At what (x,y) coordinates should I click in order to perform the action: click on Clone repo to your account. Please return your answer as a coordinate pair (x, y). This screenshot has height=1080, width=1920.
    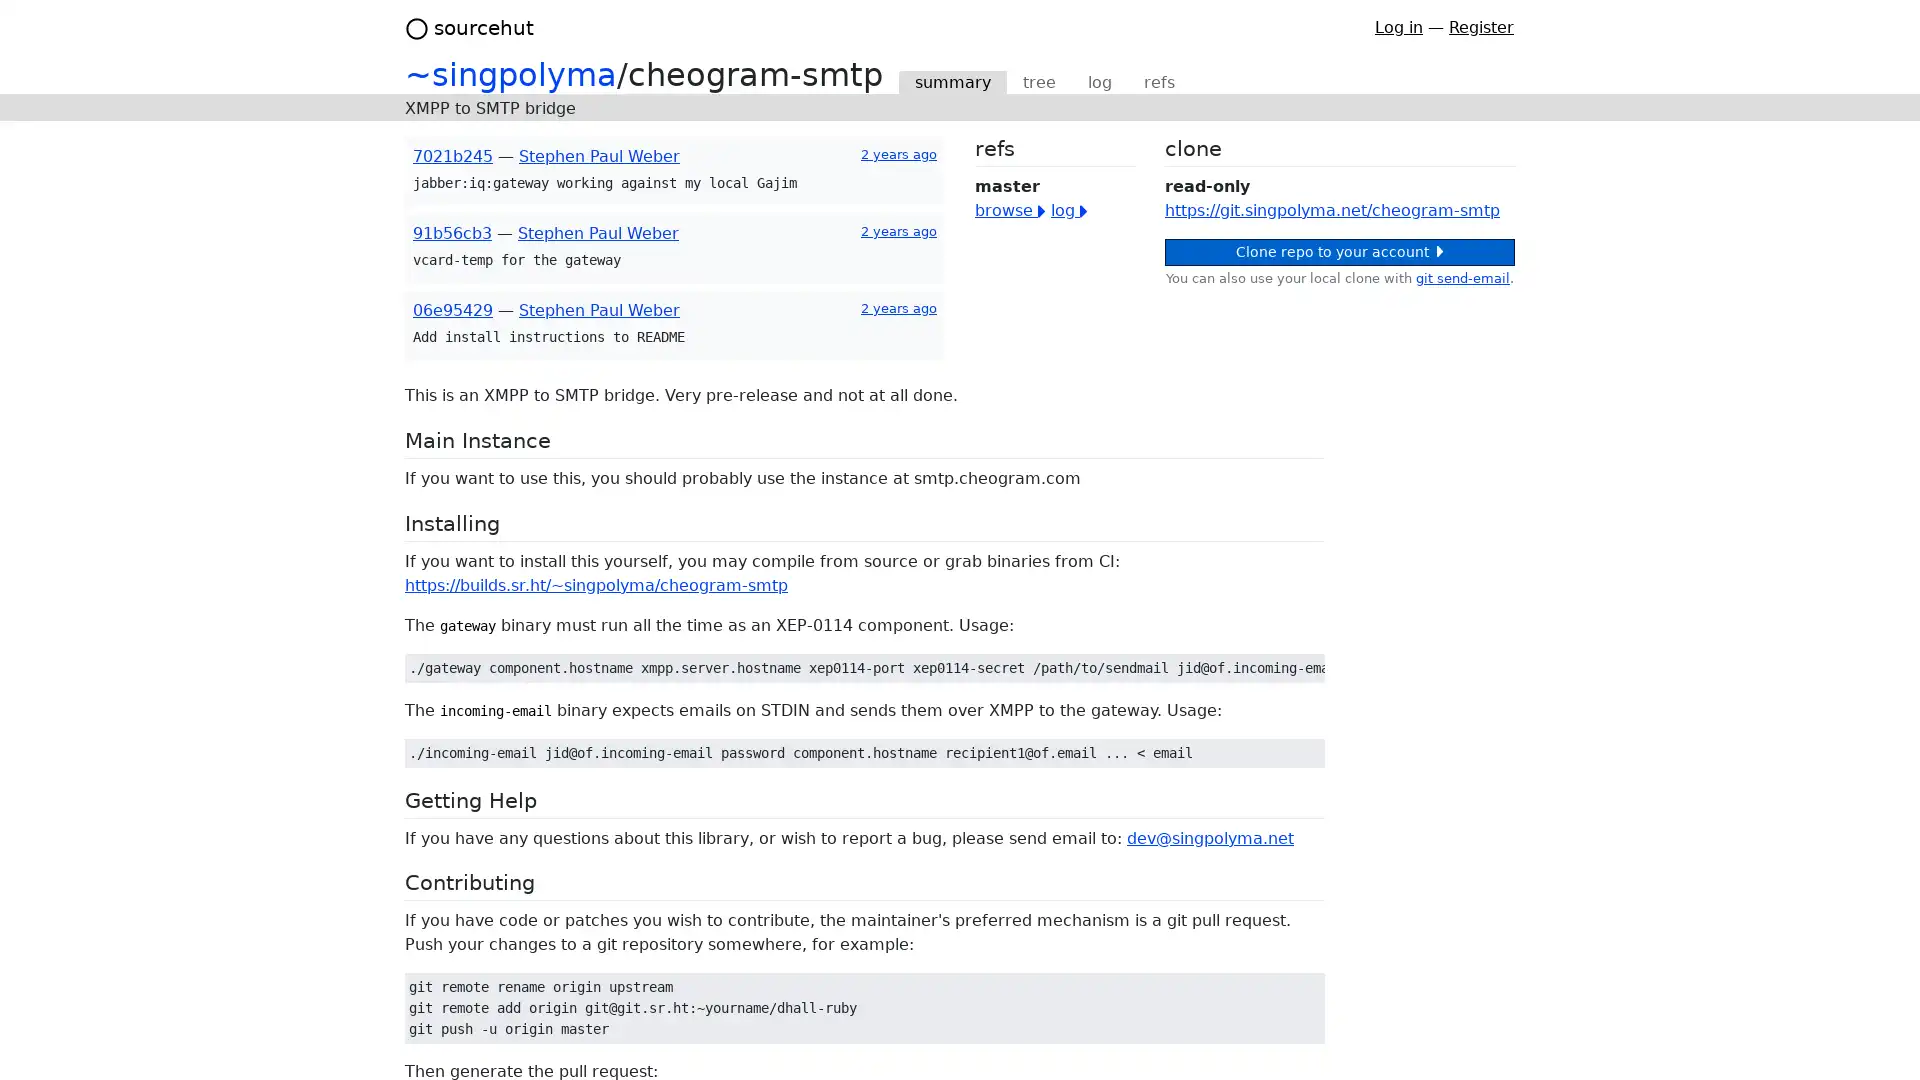
    Looking at the image, I should click on (1339, 251).